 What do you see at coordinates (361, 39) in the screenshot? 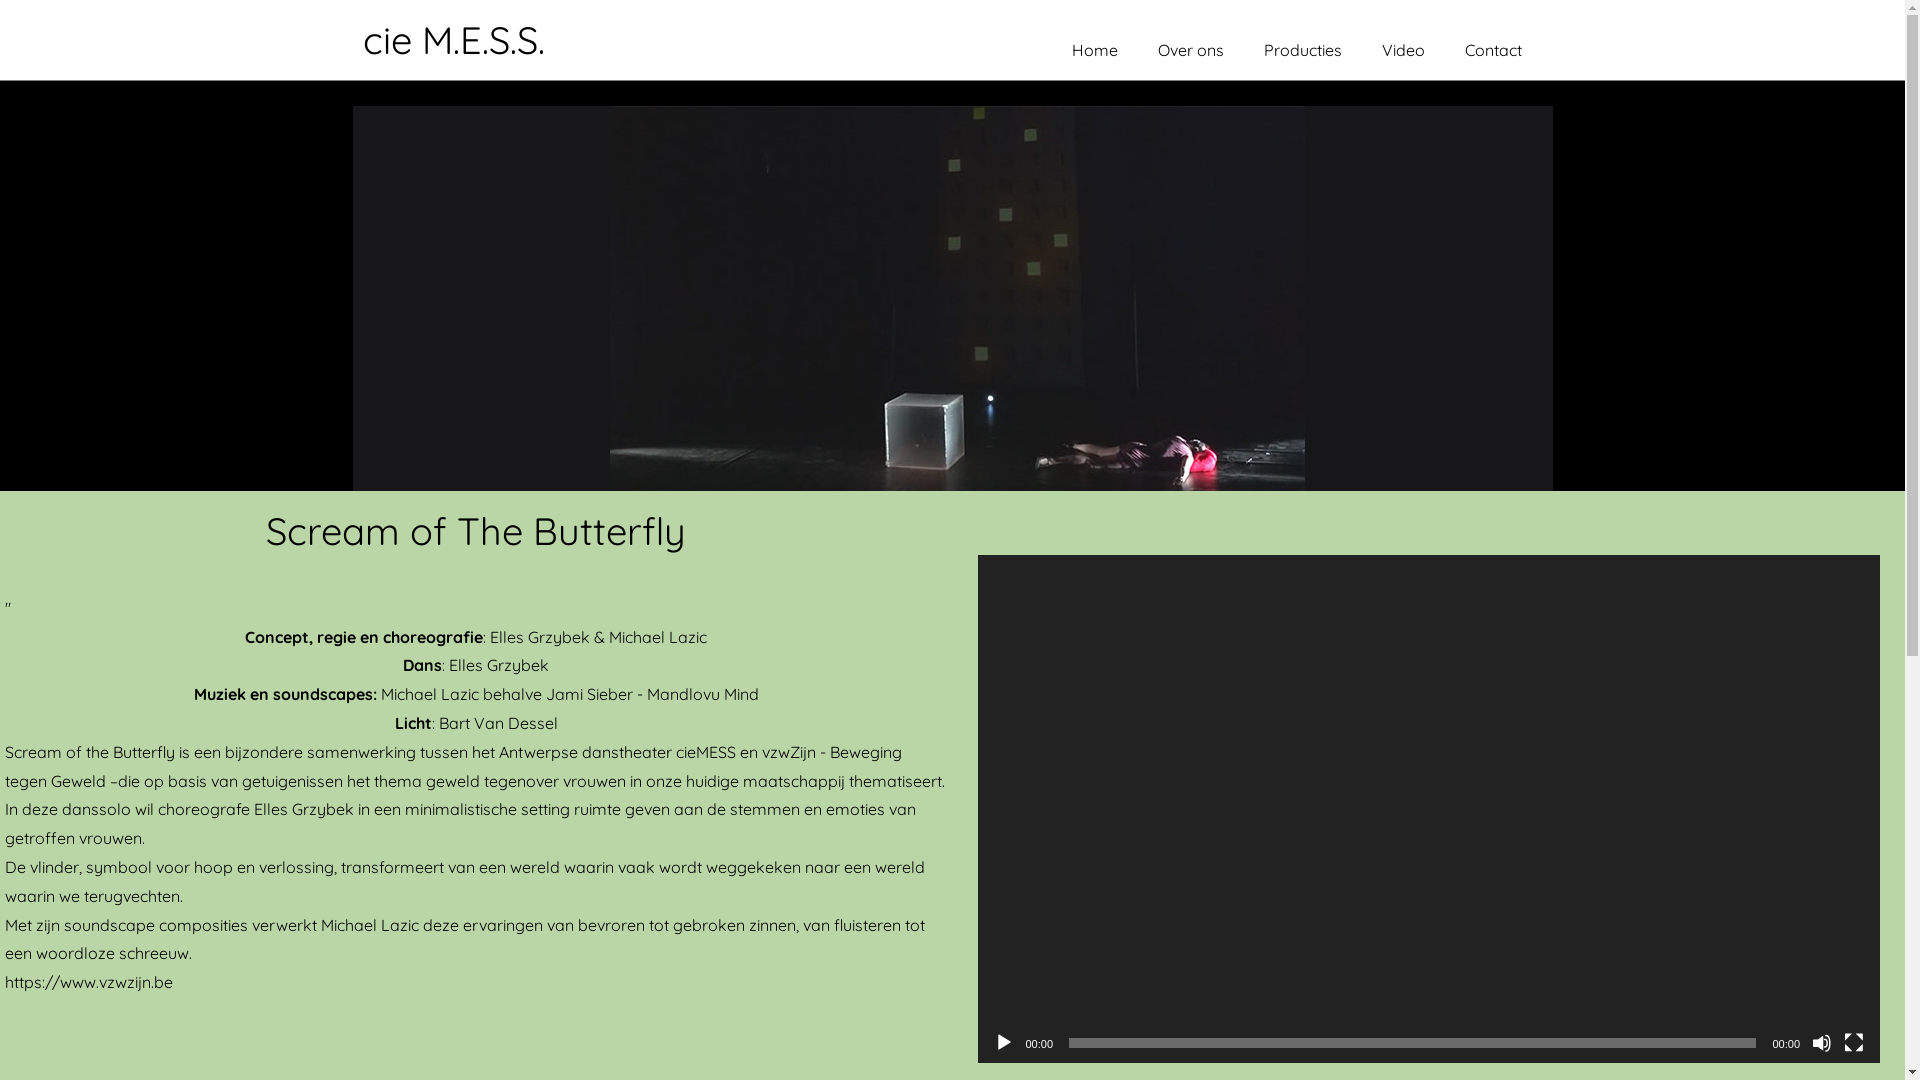
I see `'cie M.E.S.S.'` at bounding box center [361, 39].